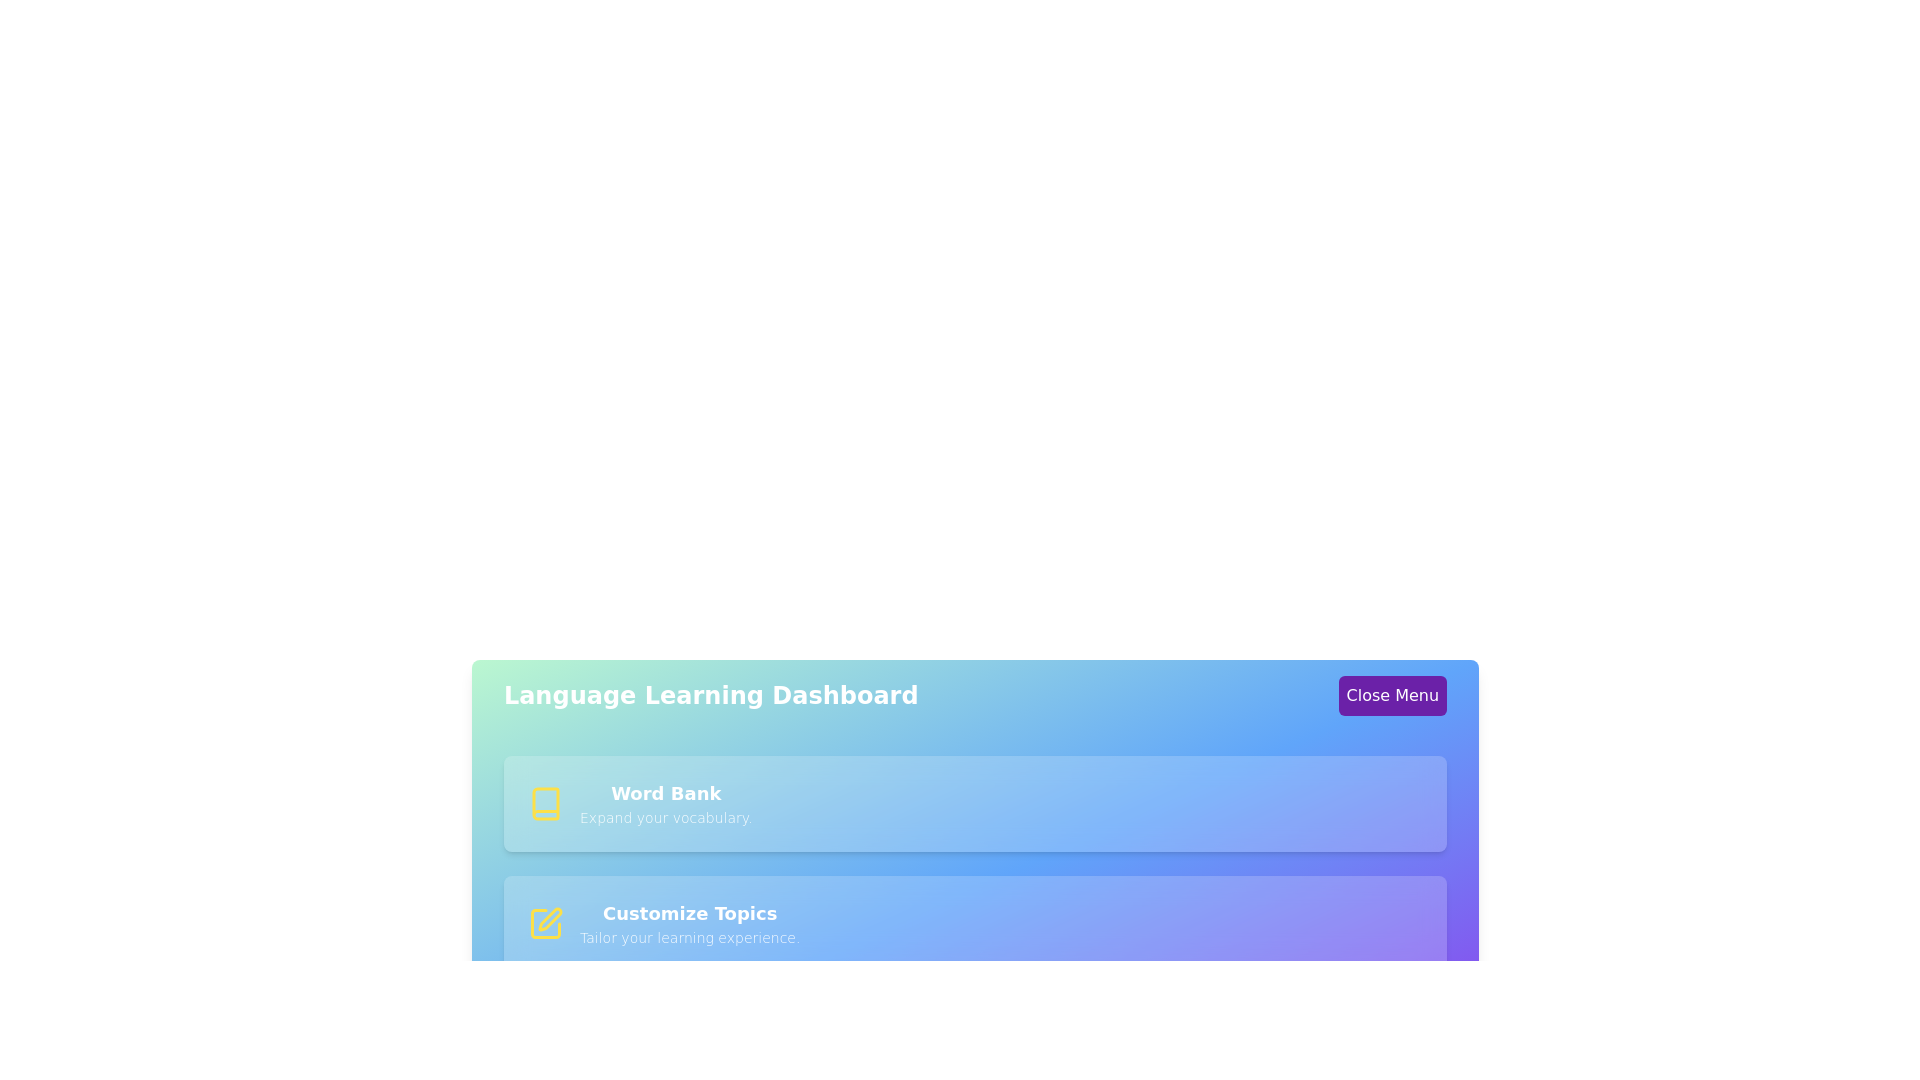 This screenshot has height=1080, width=1920. Describe the element at coordinates (711, 694) in the screenshot. I see `the 'Language Learning Dashboard' header text` at that location.